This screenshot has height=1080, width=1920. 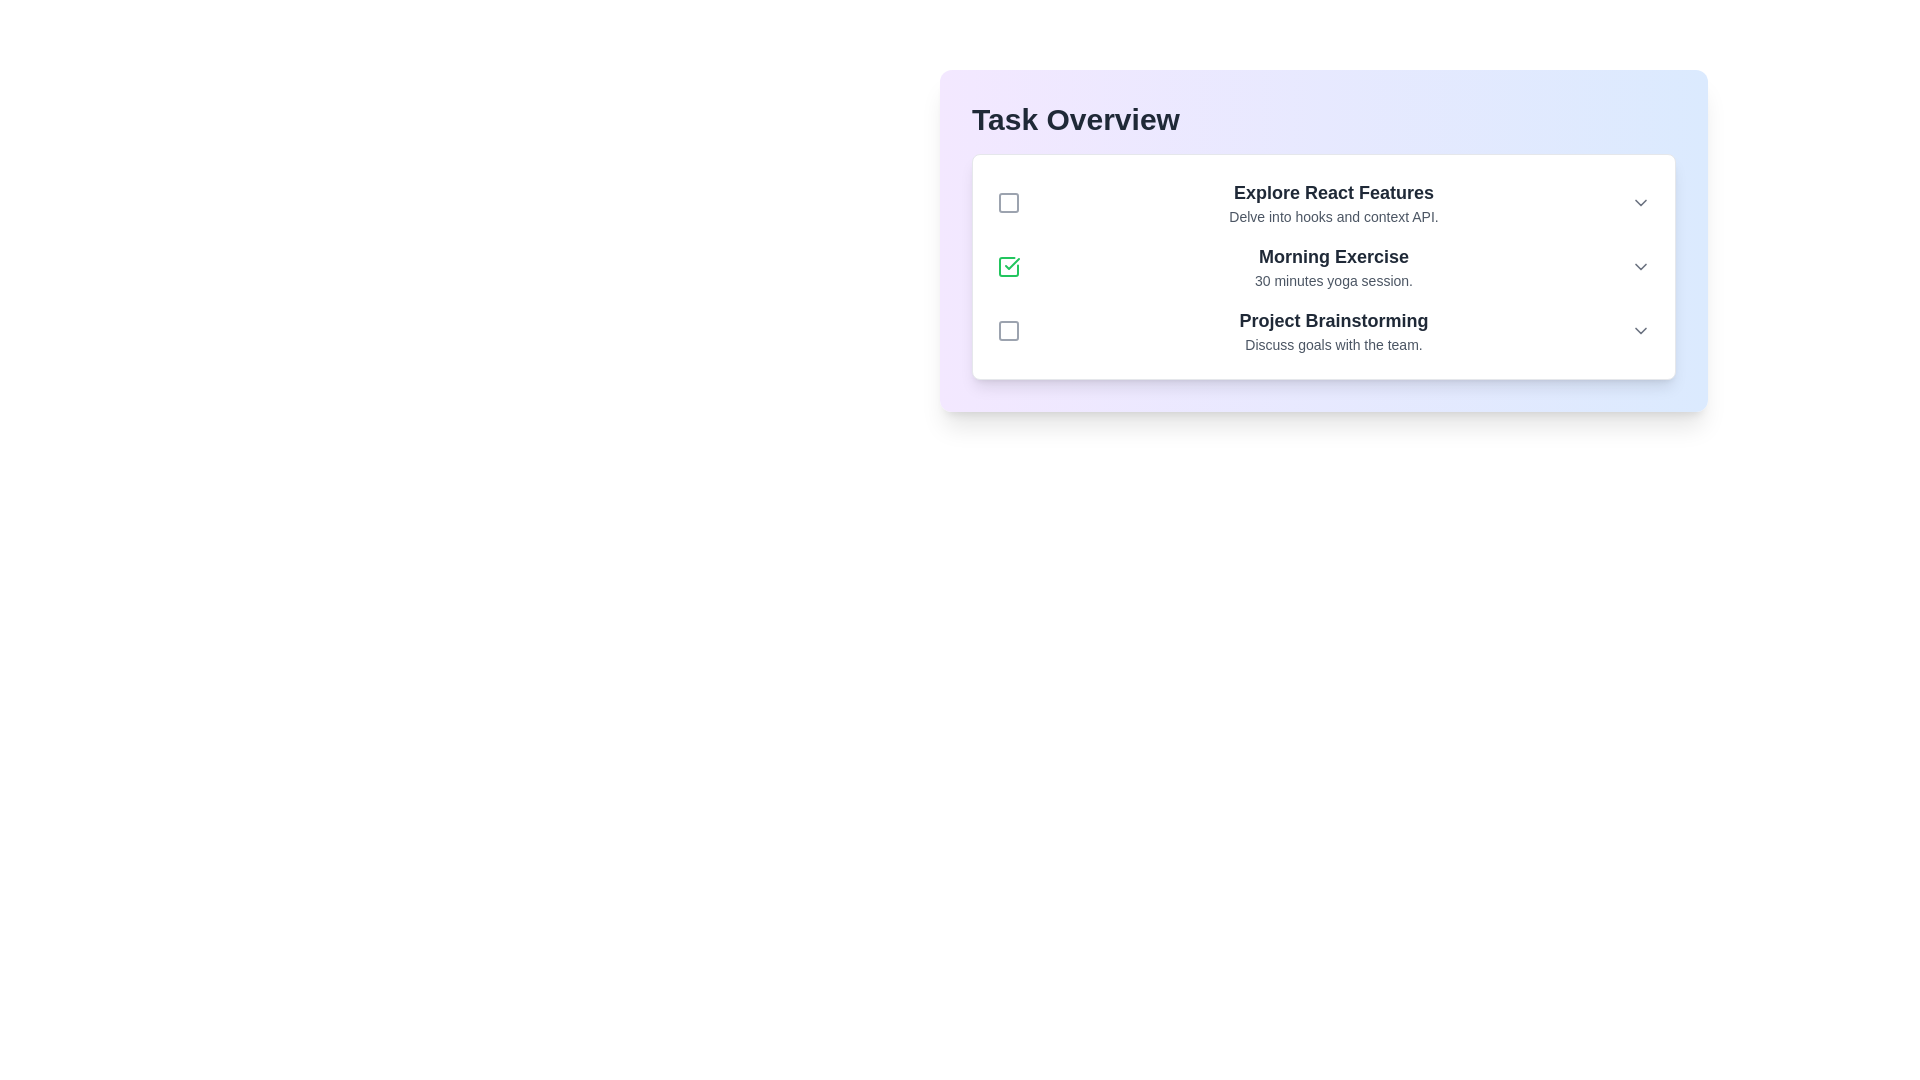 What do you see at coordinates (1641, 265) in the screenshot?
I see `the ChevronDown icon corresponding to the task titled Morning Exercise to expand its details` at bounding box center [1641, 265].